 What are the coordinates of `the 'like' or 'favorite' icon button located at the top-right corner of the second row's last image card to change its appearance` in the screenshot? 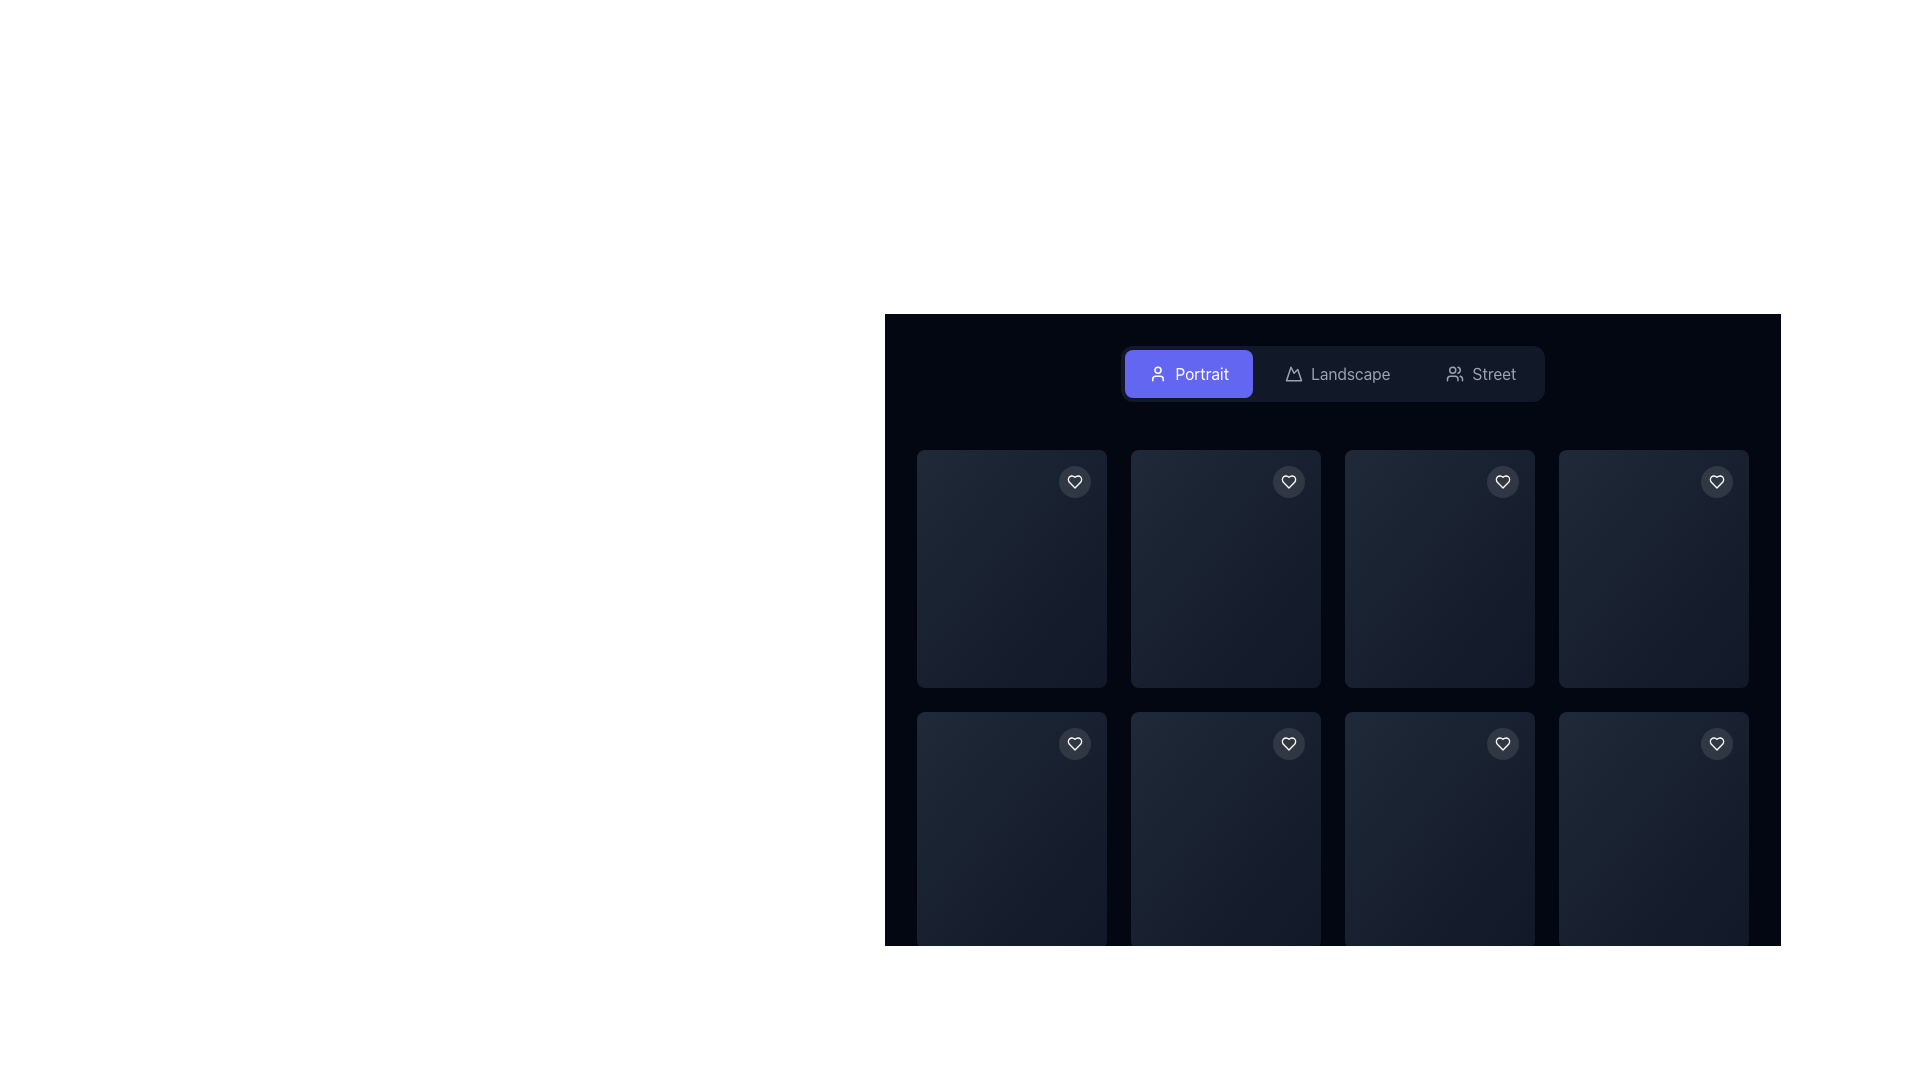 It's located at (1074, 743).